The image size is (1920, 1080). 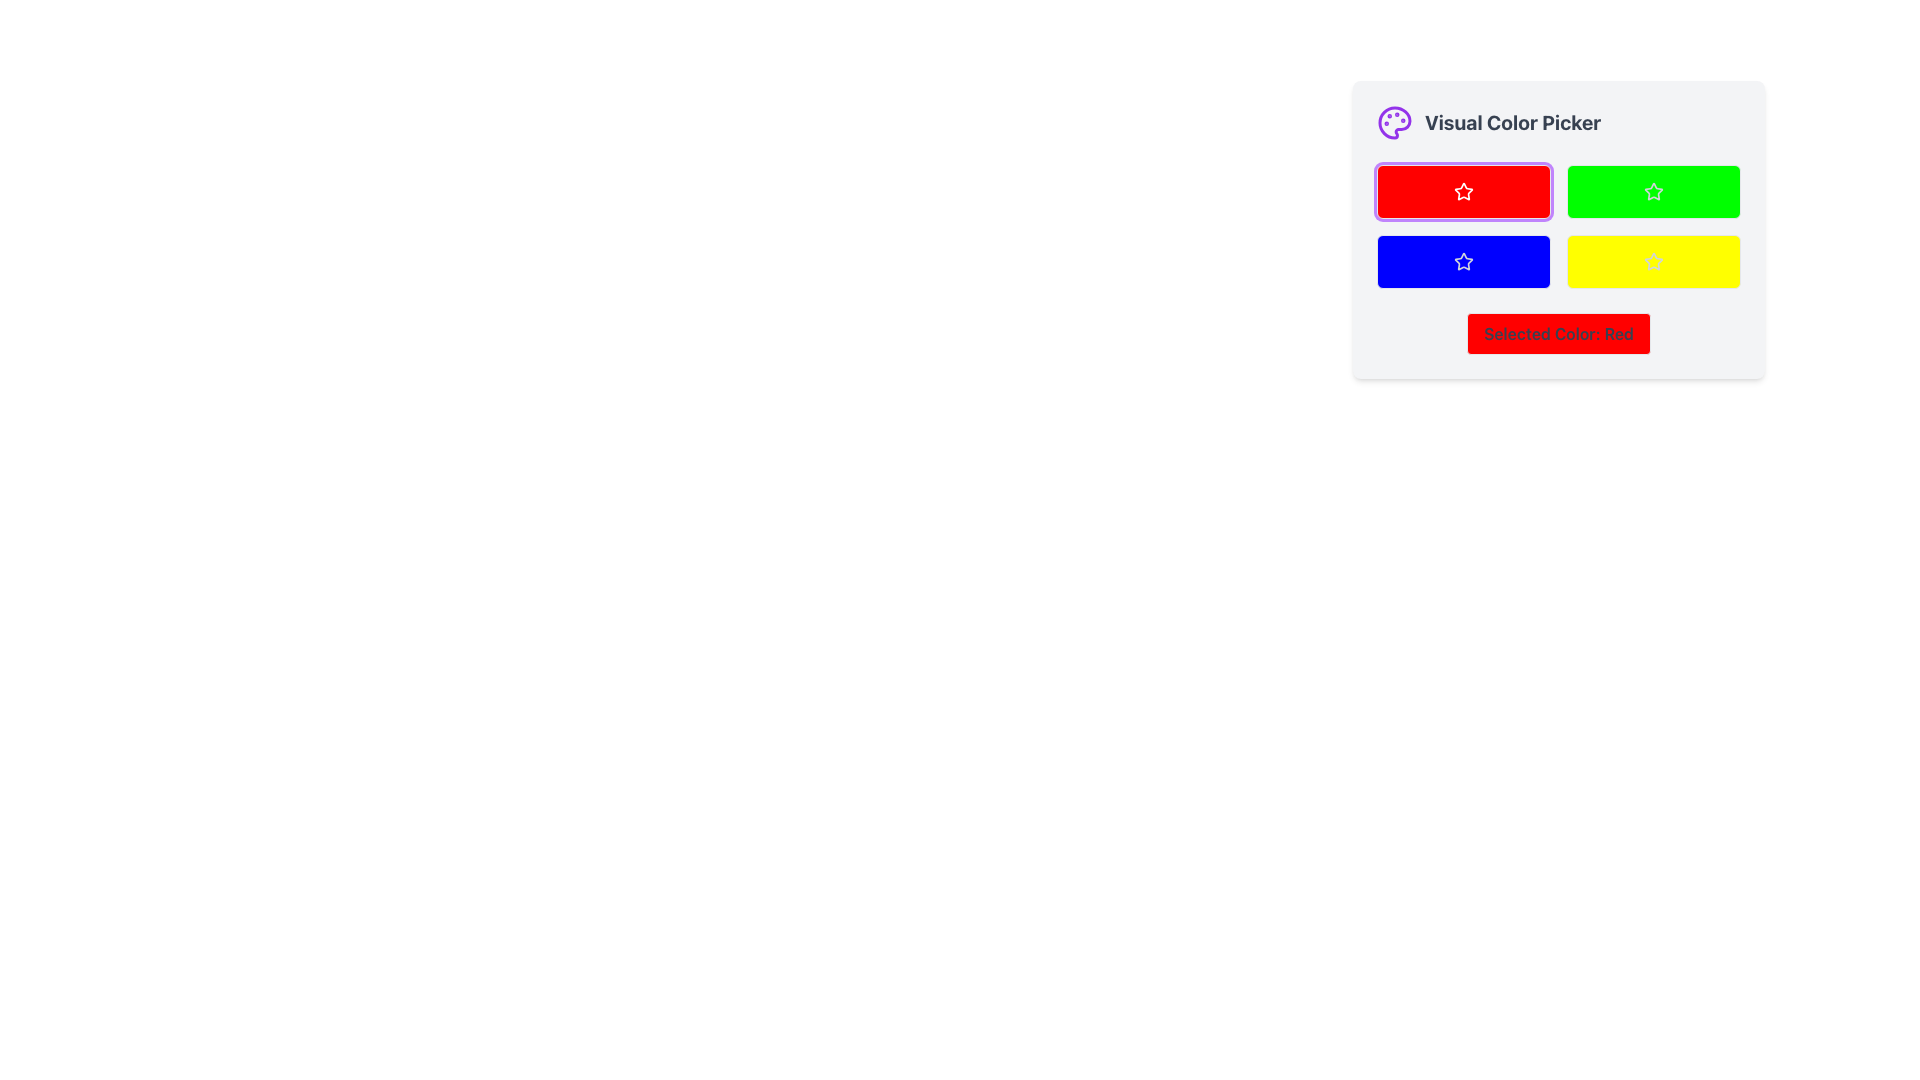 What do you see at coordinates (1654, 261) in the screenshot?
I see `the star-shaped gray icon located within the yellow rectangular button in the bottom-right corner of the grid layout` at bounding box center [1654, 261].